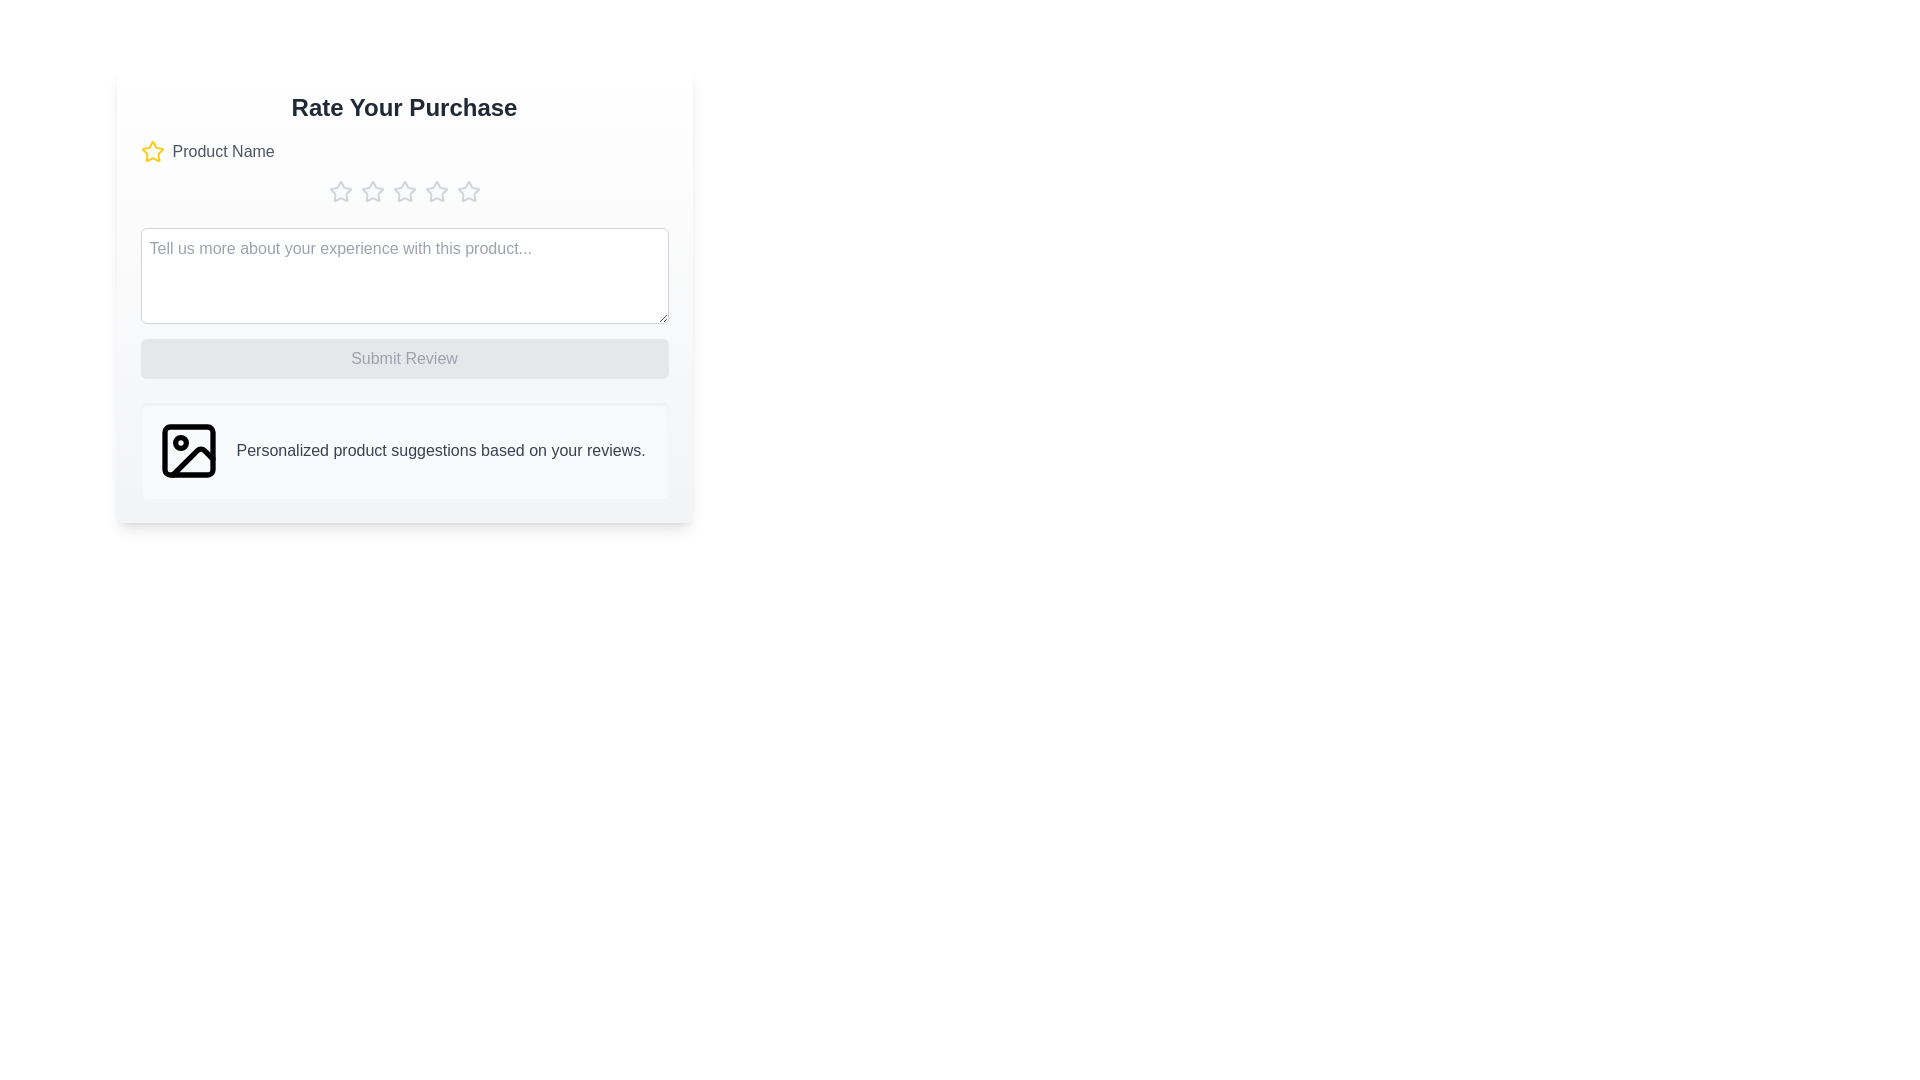 This screenshot has width=1920, height=1080. I want to click on the star corresponding to the rating 3, so click(403, 192).